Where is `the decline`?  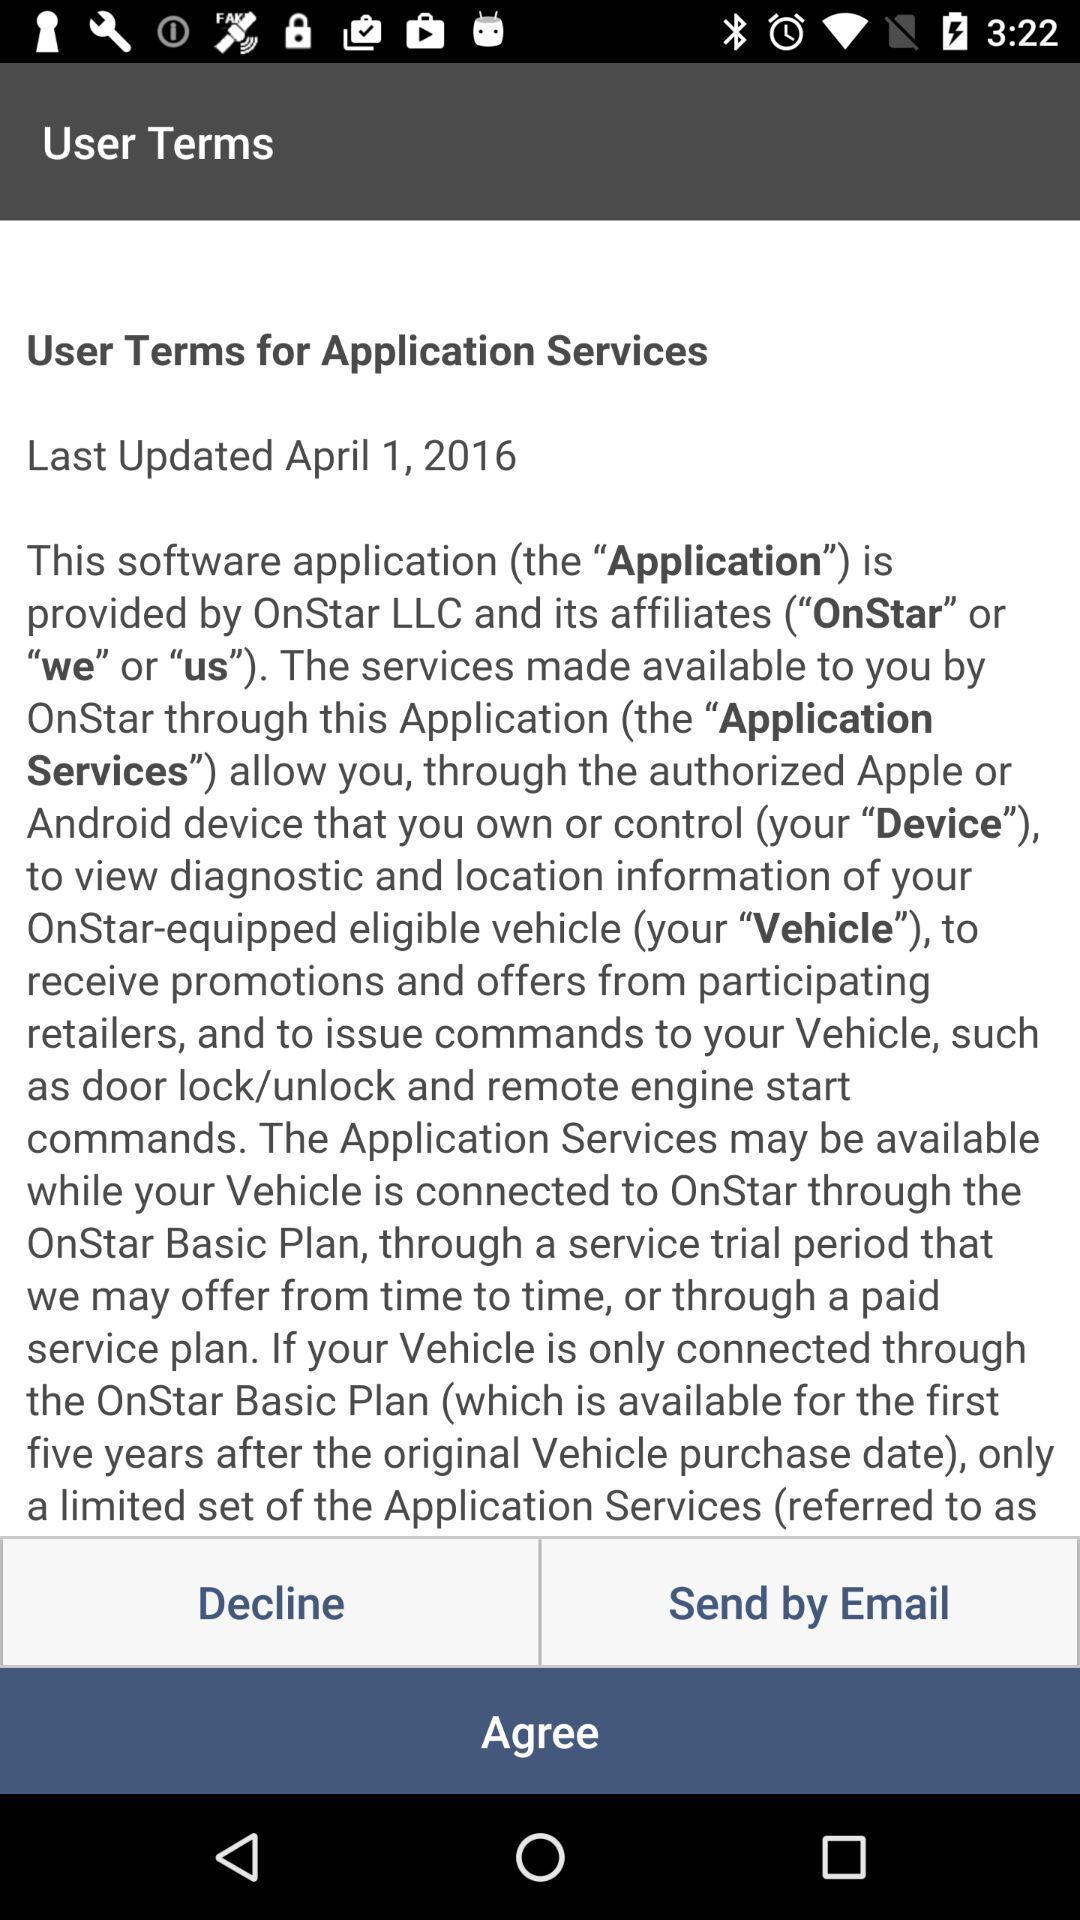
the decline is located at coordinates (270, 1602).